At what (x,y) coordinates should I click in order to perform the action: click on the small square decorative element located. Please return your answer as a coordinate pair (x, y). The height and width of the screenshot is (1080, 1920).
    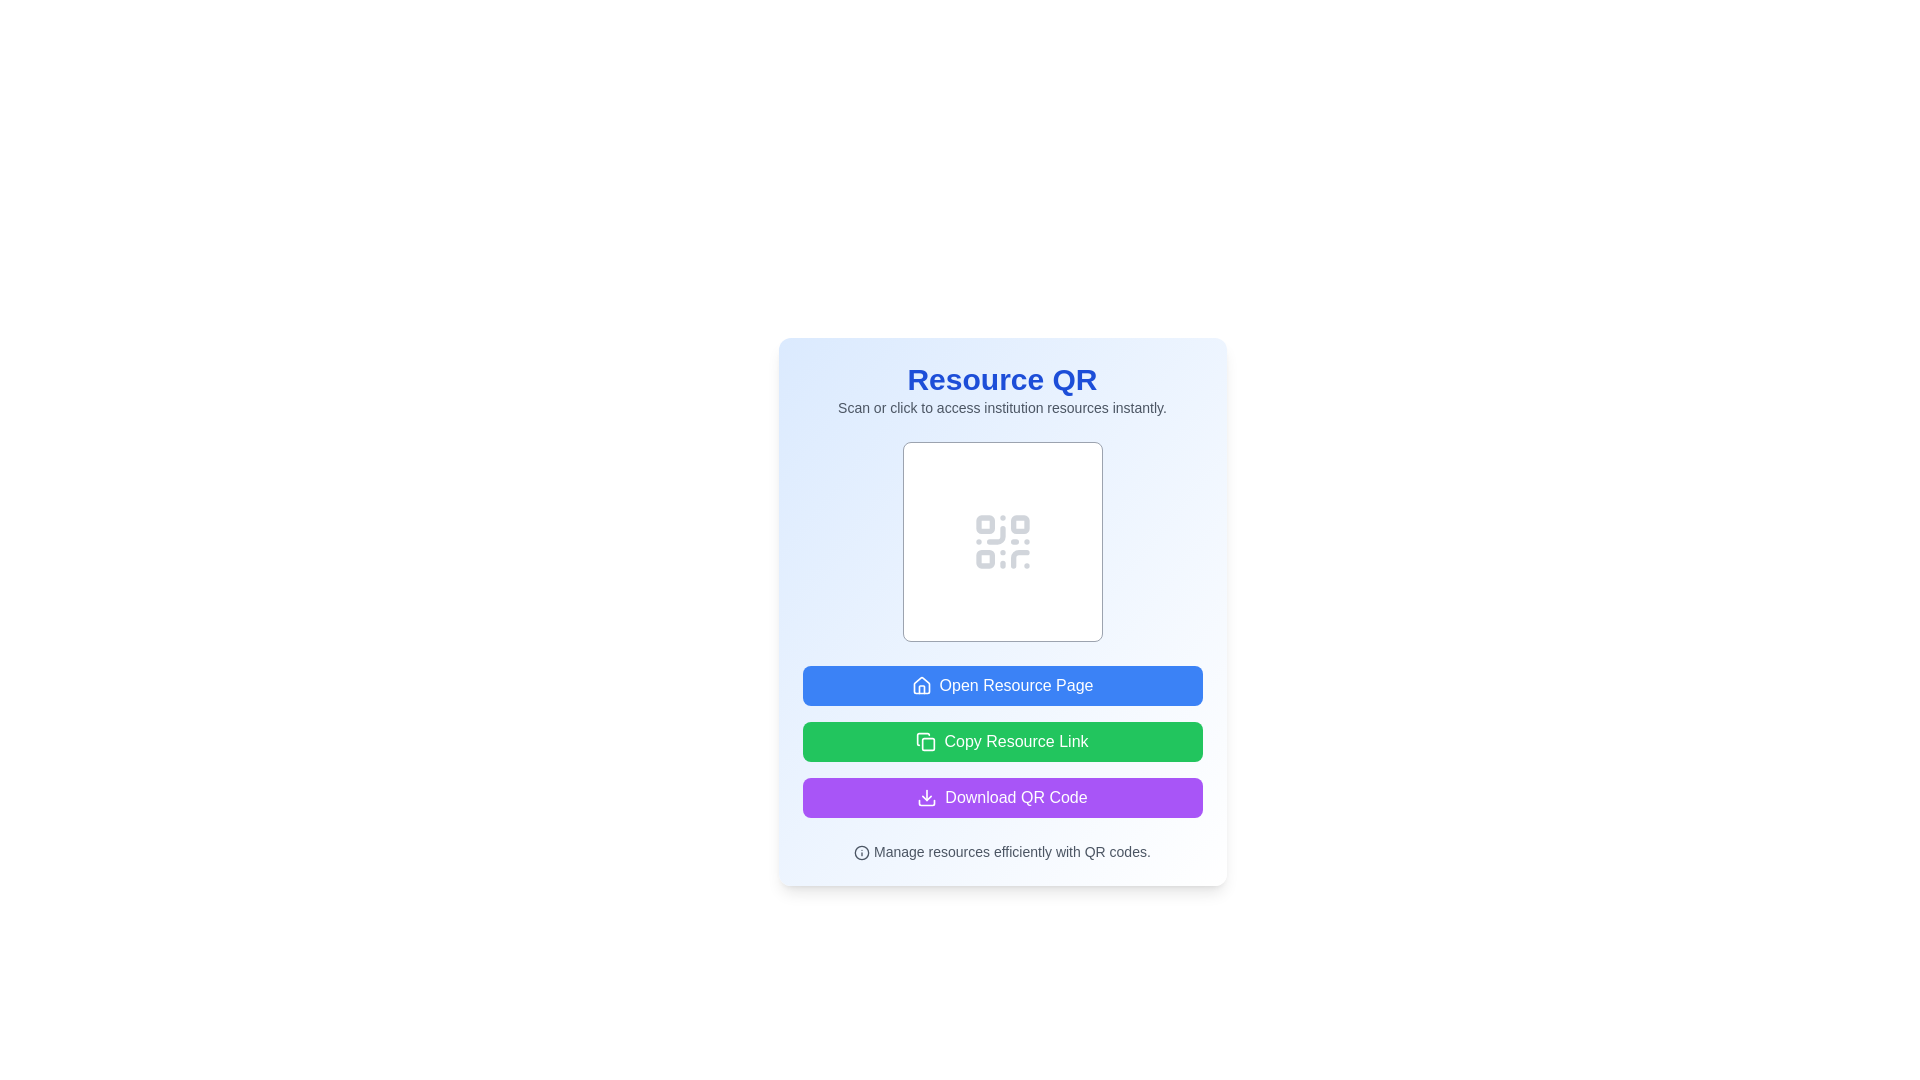
    Looking at the image, I should click on (985, 523).